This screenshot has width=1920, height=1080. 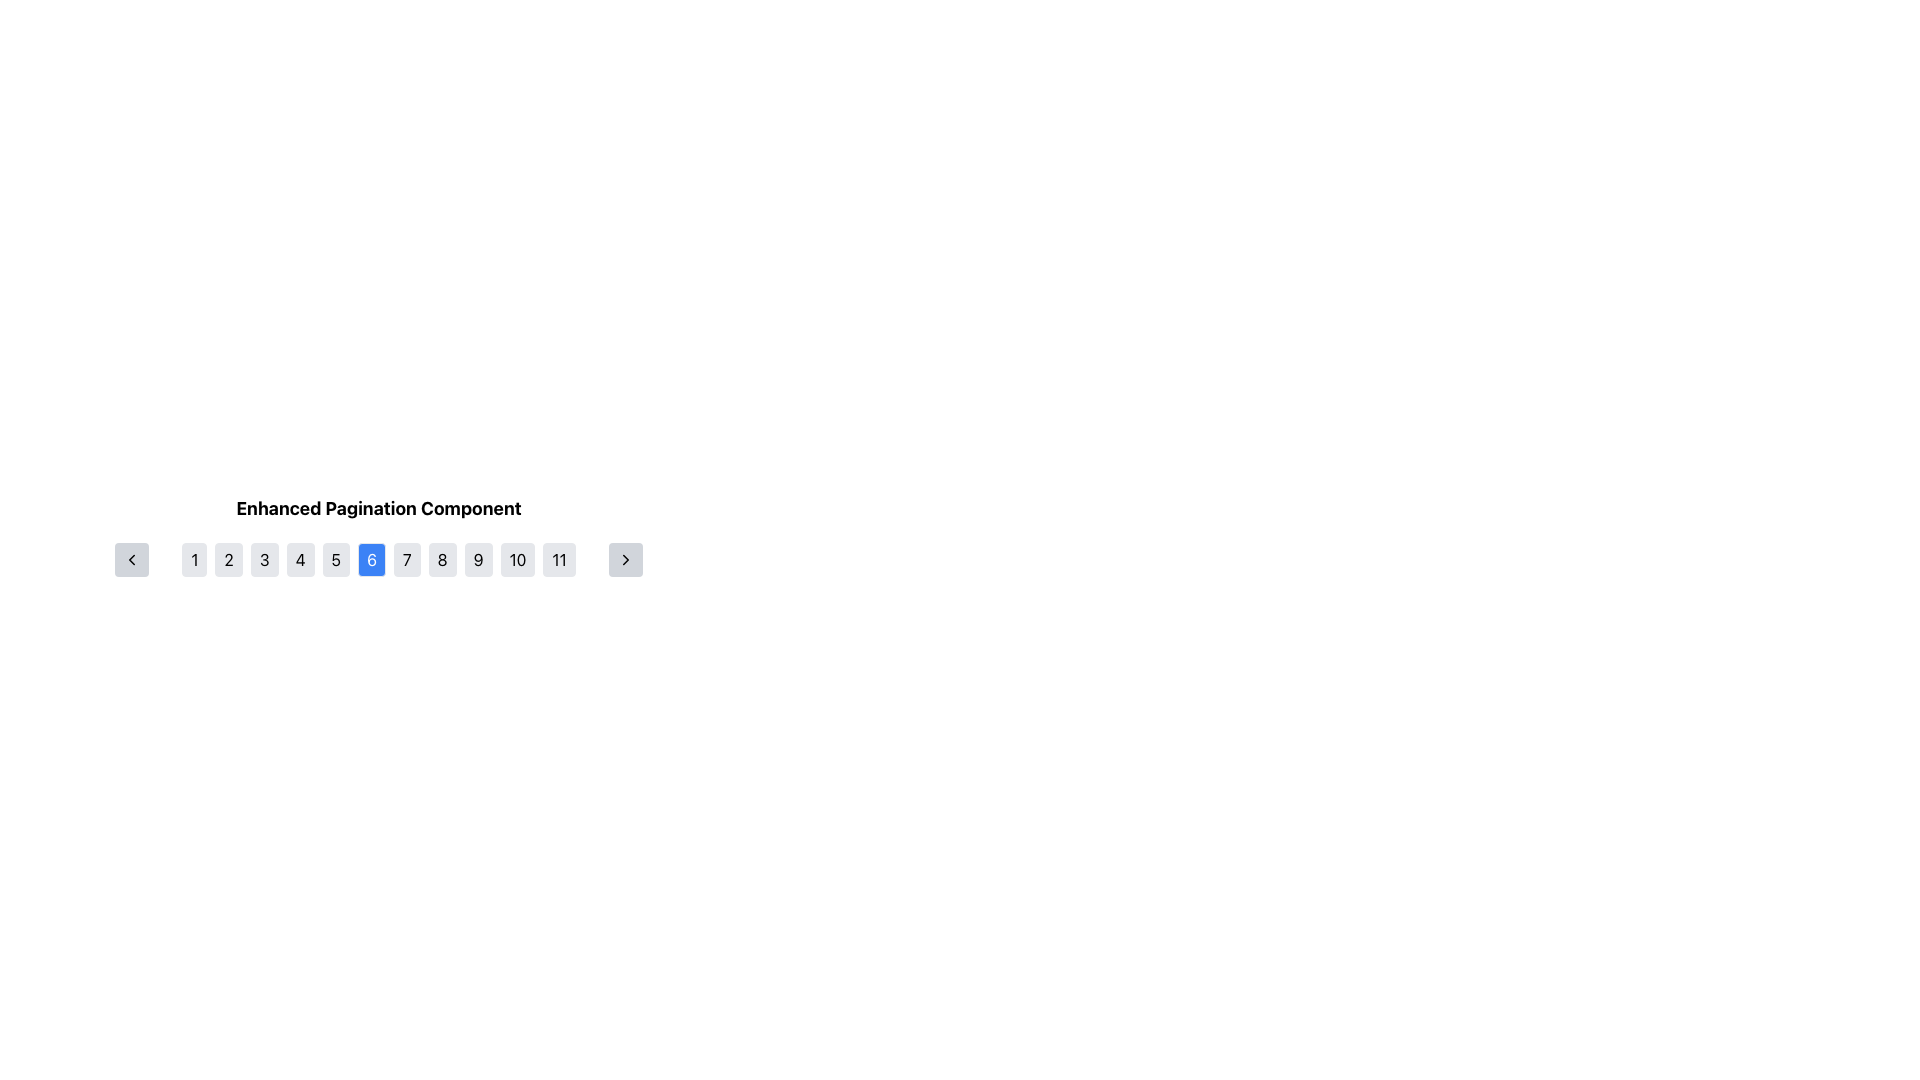 I want to click on the seventh page navigation button in the pagination system, so click(x=406, y=559).